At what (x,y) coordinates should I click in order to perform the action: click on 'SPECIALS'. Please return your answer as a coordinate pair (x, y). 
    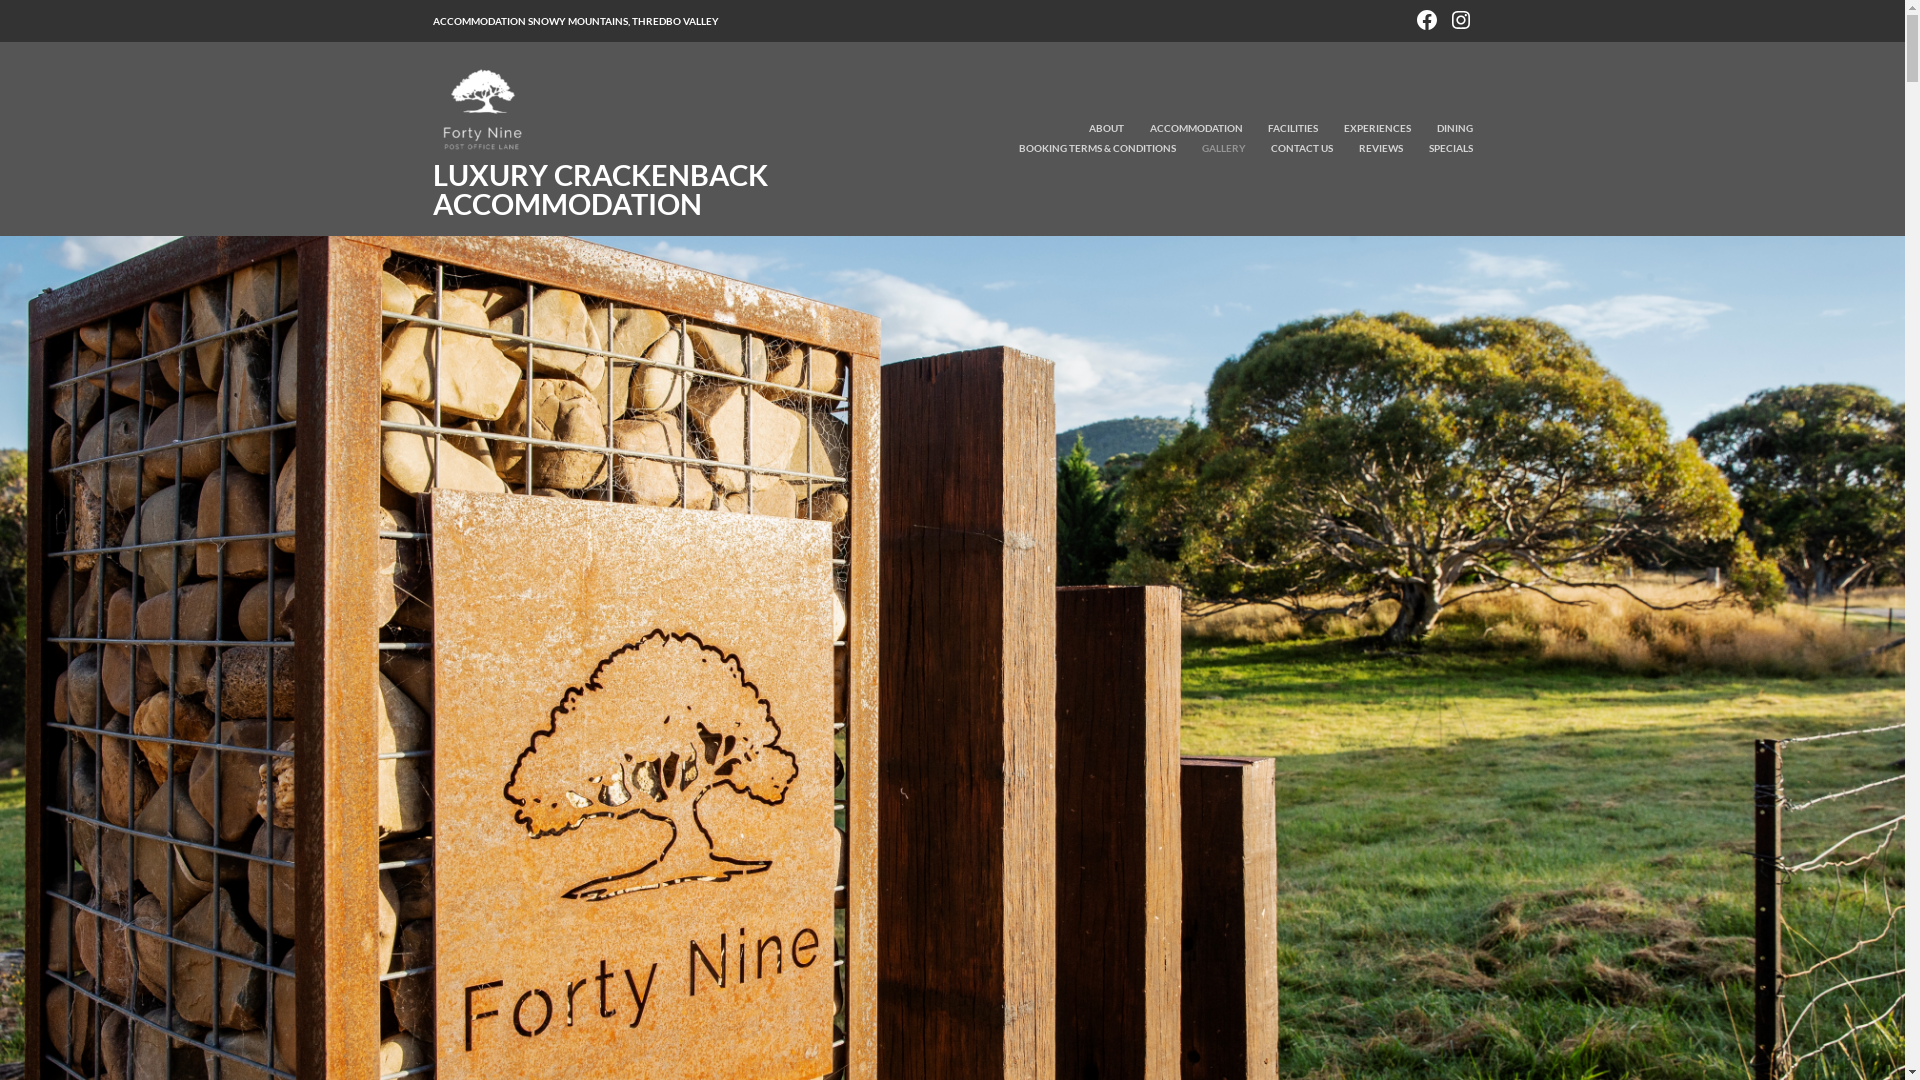
    Looking at the image, I should click on (1404, 148).